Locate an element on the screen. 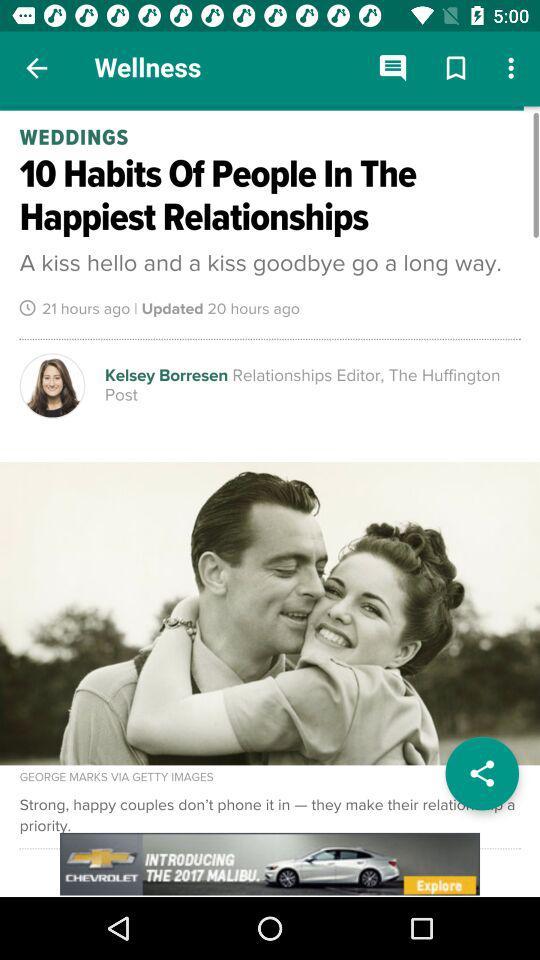 The height and width of the screenshot is (960, 540). wellness info is located at coordinates (270, 500).